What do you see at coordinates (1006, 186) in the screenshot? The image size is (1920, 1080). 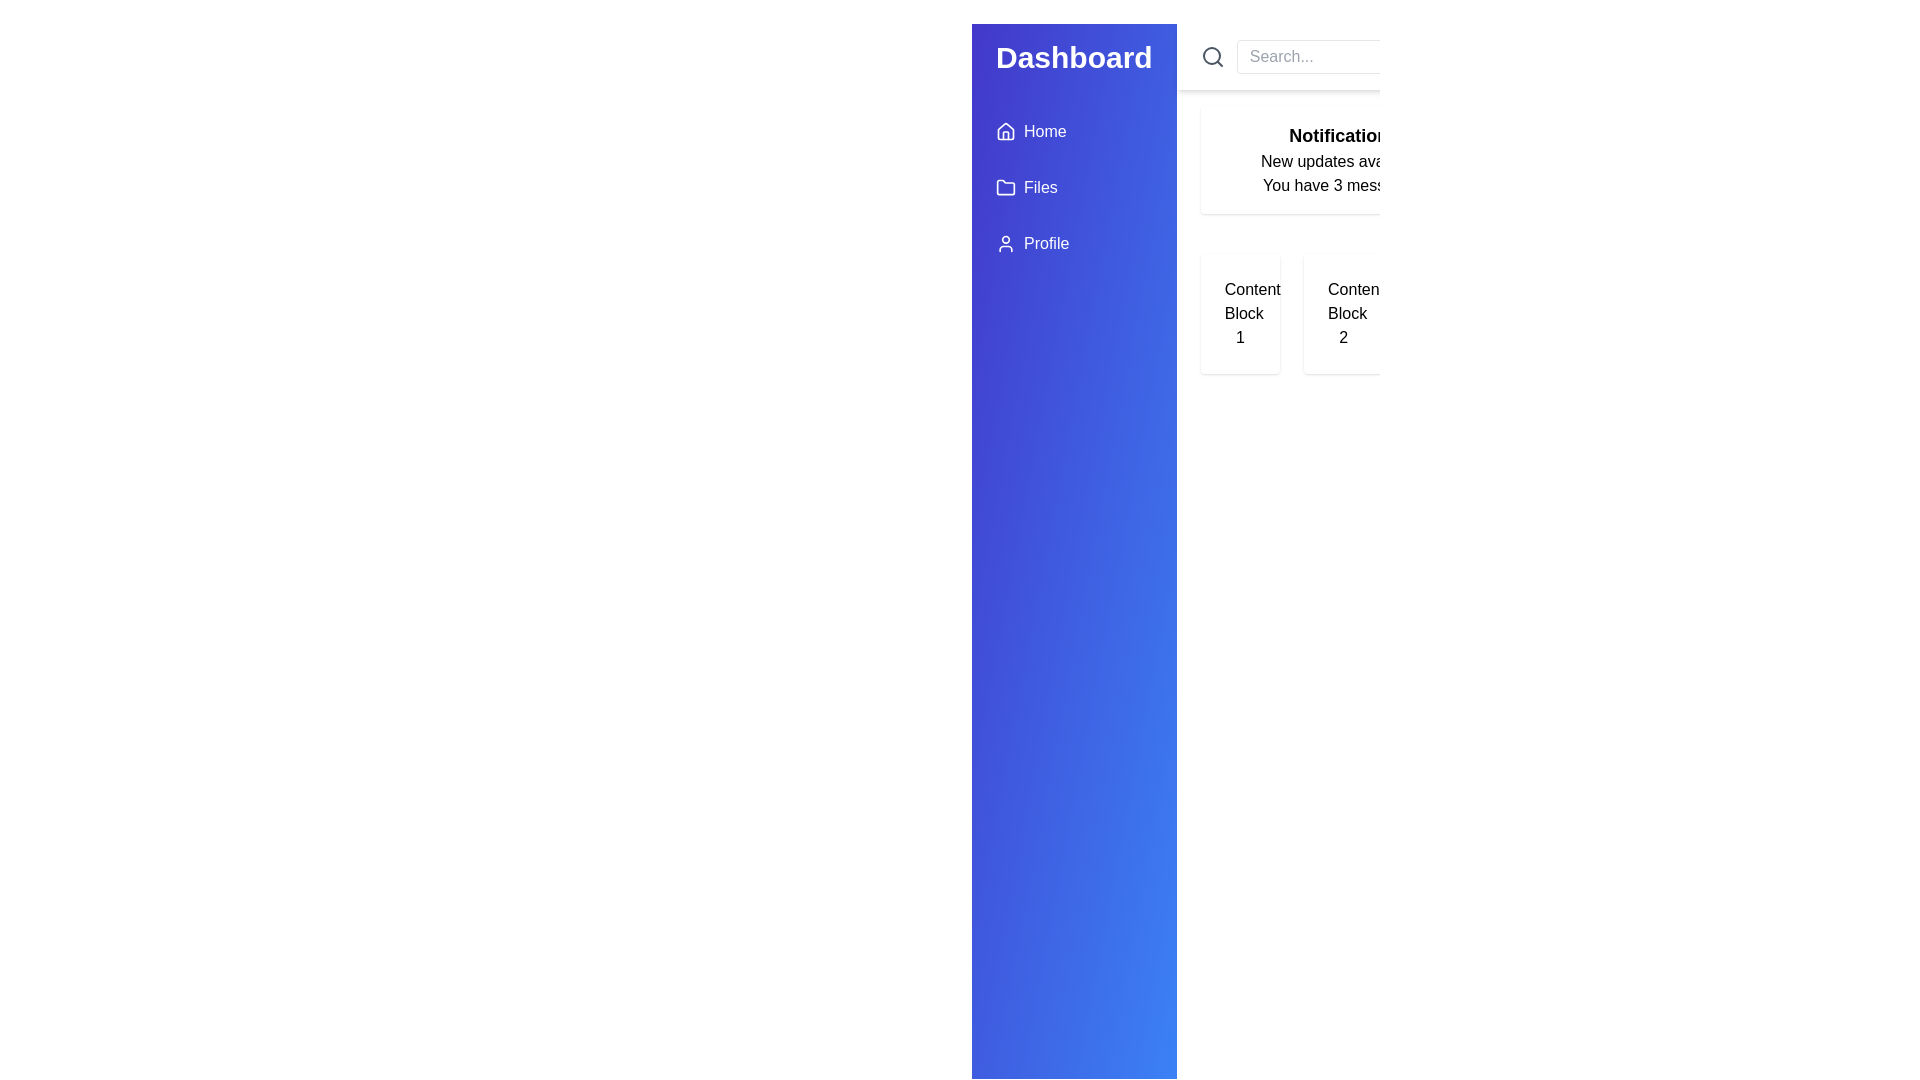 I see `the stylized folder icon located in the left navigation sidebar, positioned between the 'Home' and 'Profile' icons` at bounding box center [1006, 186].